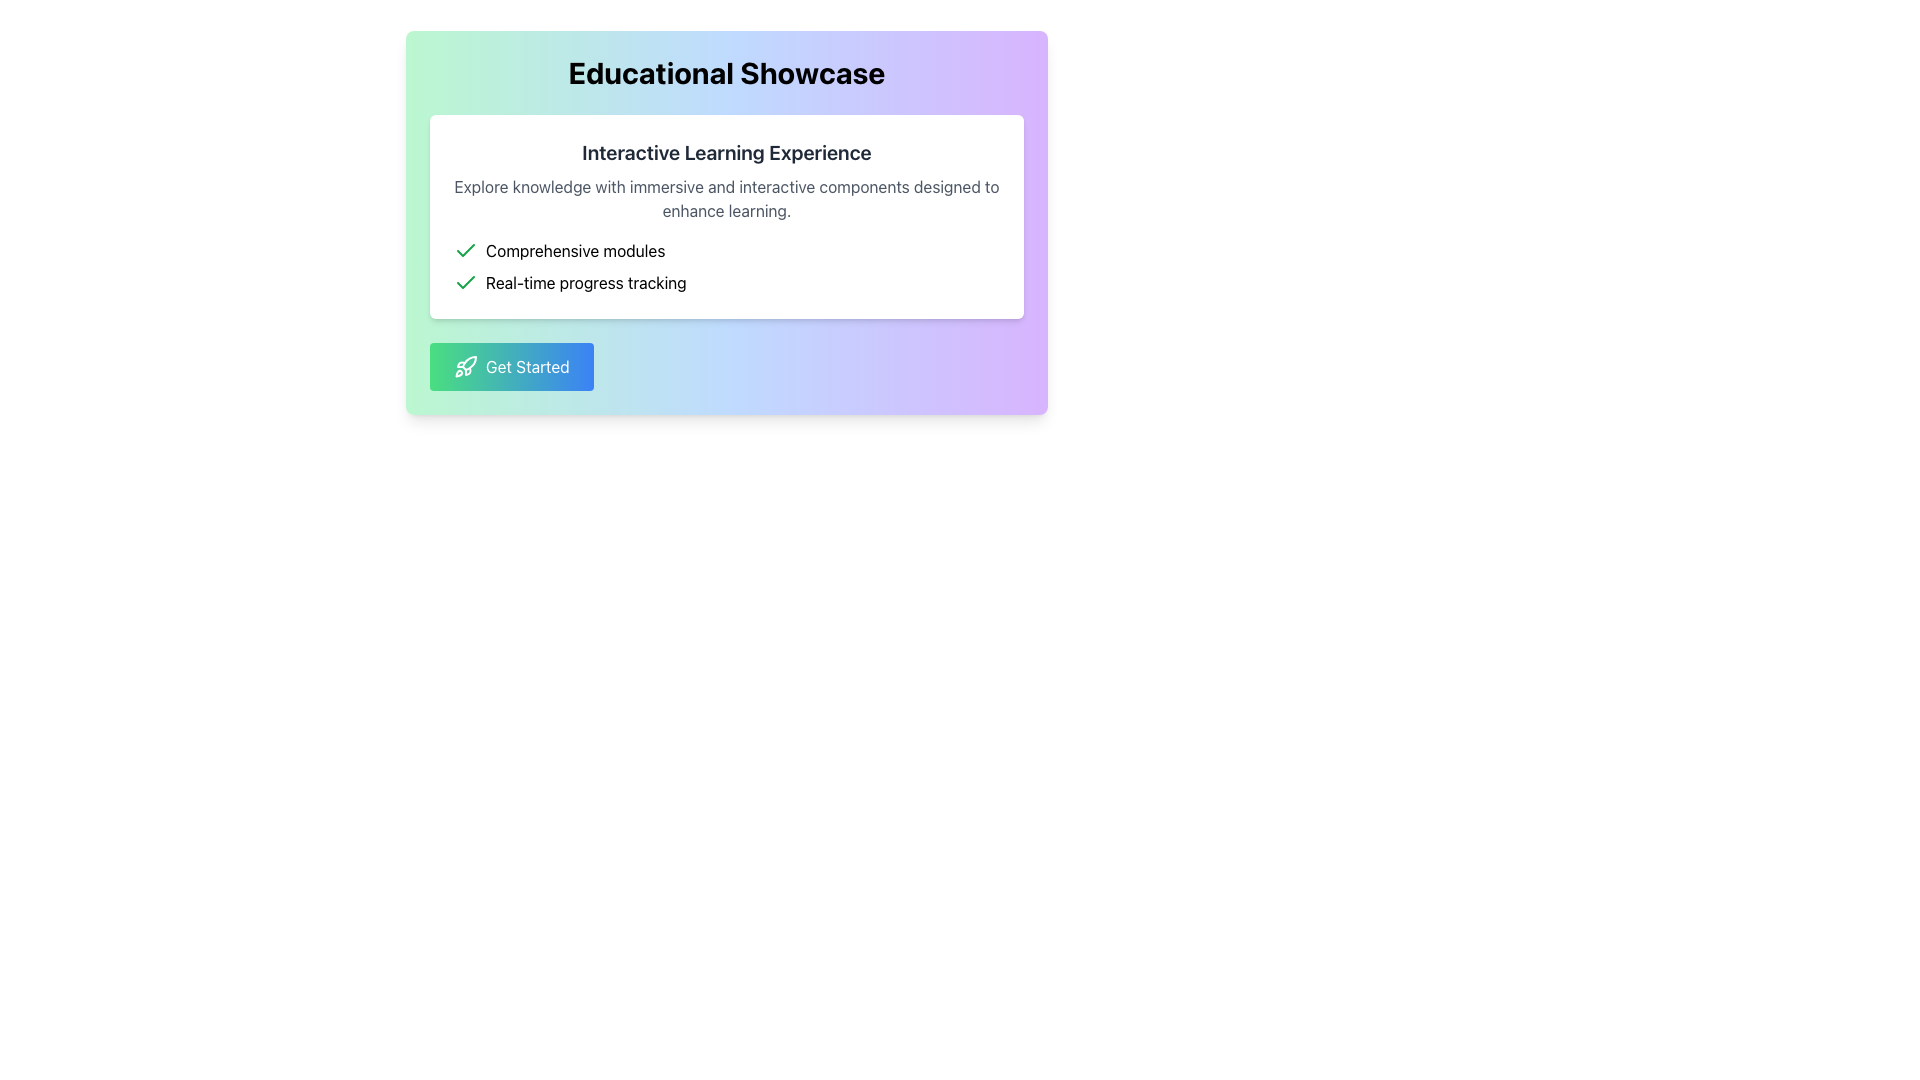  I want to click on the heading element displaying 'Educational Showcase', which is bold and large at the top center of the component, so click(725, 72).